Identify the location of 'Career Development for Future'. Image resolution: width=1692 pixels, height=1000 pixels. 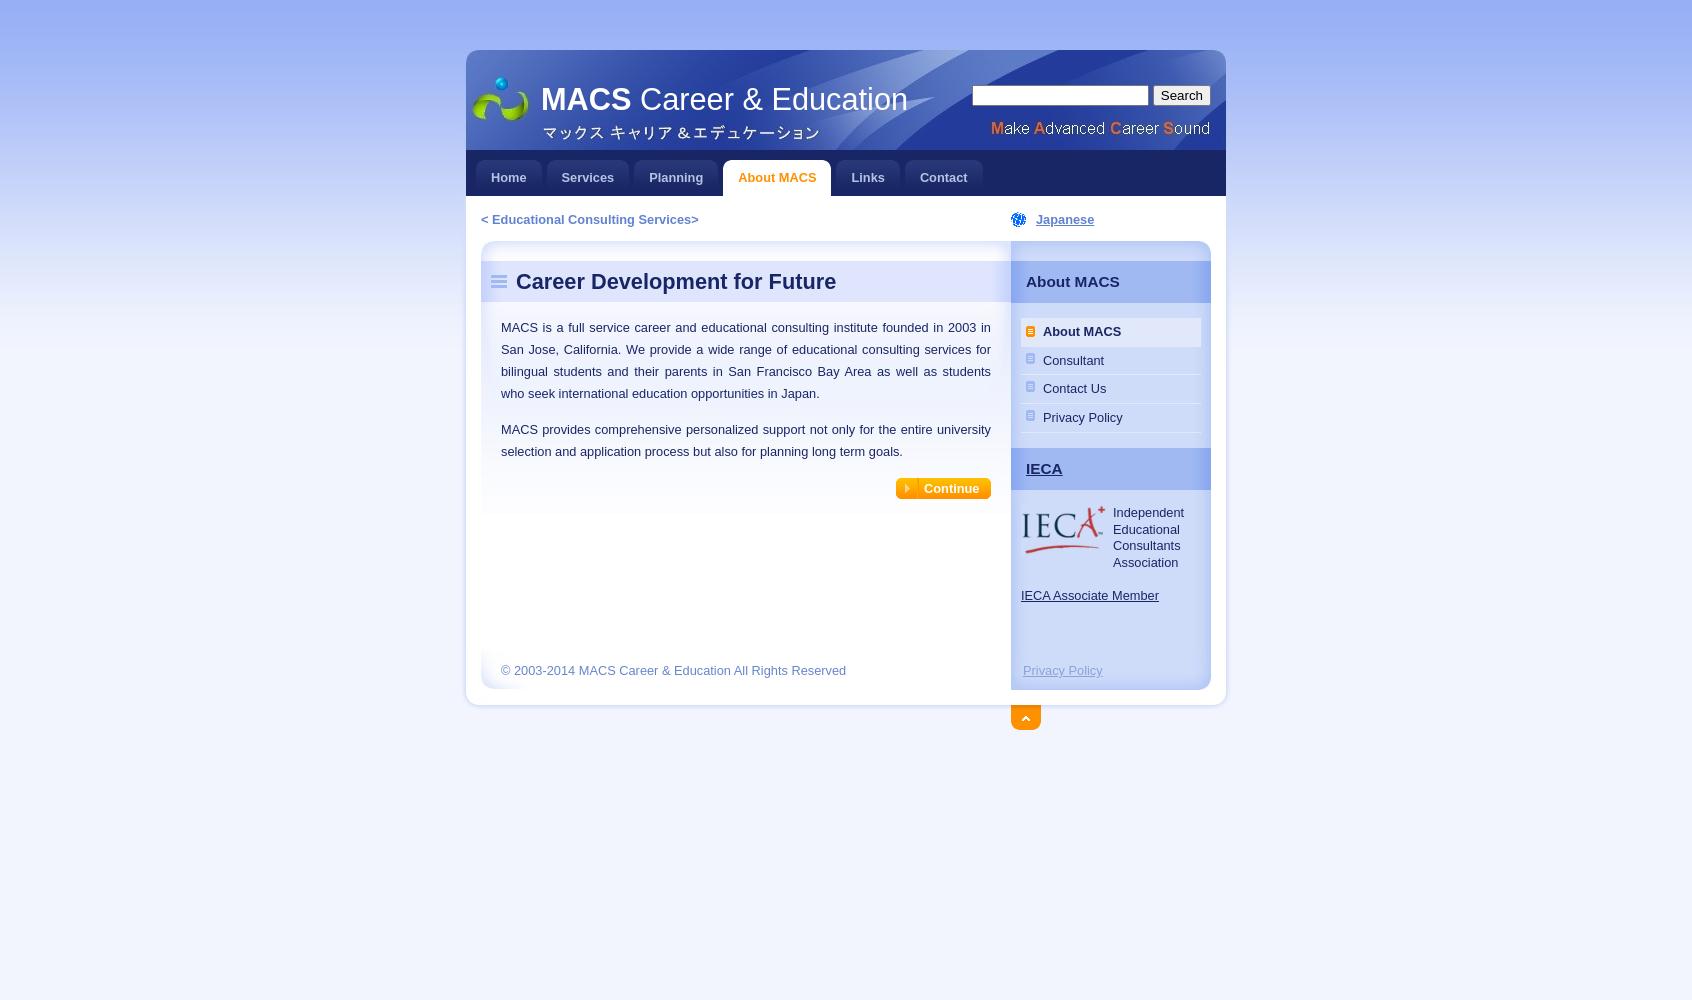
(675, 280).